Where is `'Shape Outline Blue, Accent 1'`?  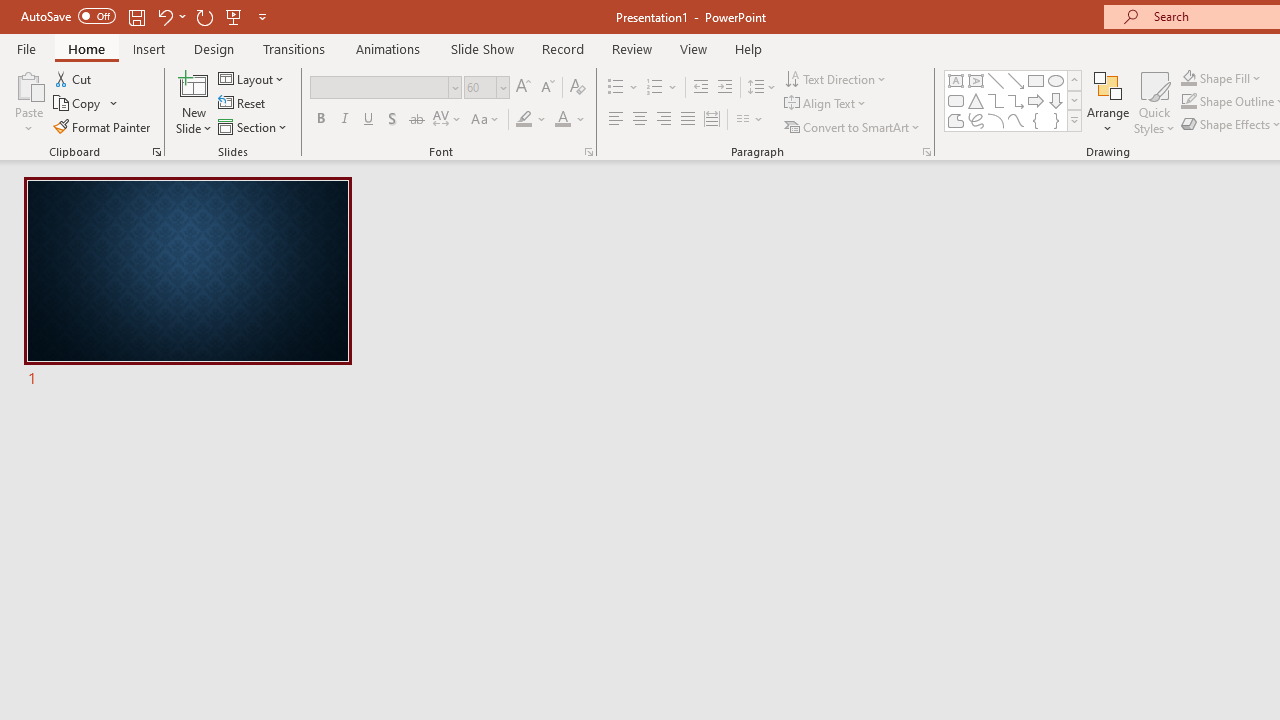
'Shape Outline Blue, Accent 1' is located at coordinates (1189, 101).